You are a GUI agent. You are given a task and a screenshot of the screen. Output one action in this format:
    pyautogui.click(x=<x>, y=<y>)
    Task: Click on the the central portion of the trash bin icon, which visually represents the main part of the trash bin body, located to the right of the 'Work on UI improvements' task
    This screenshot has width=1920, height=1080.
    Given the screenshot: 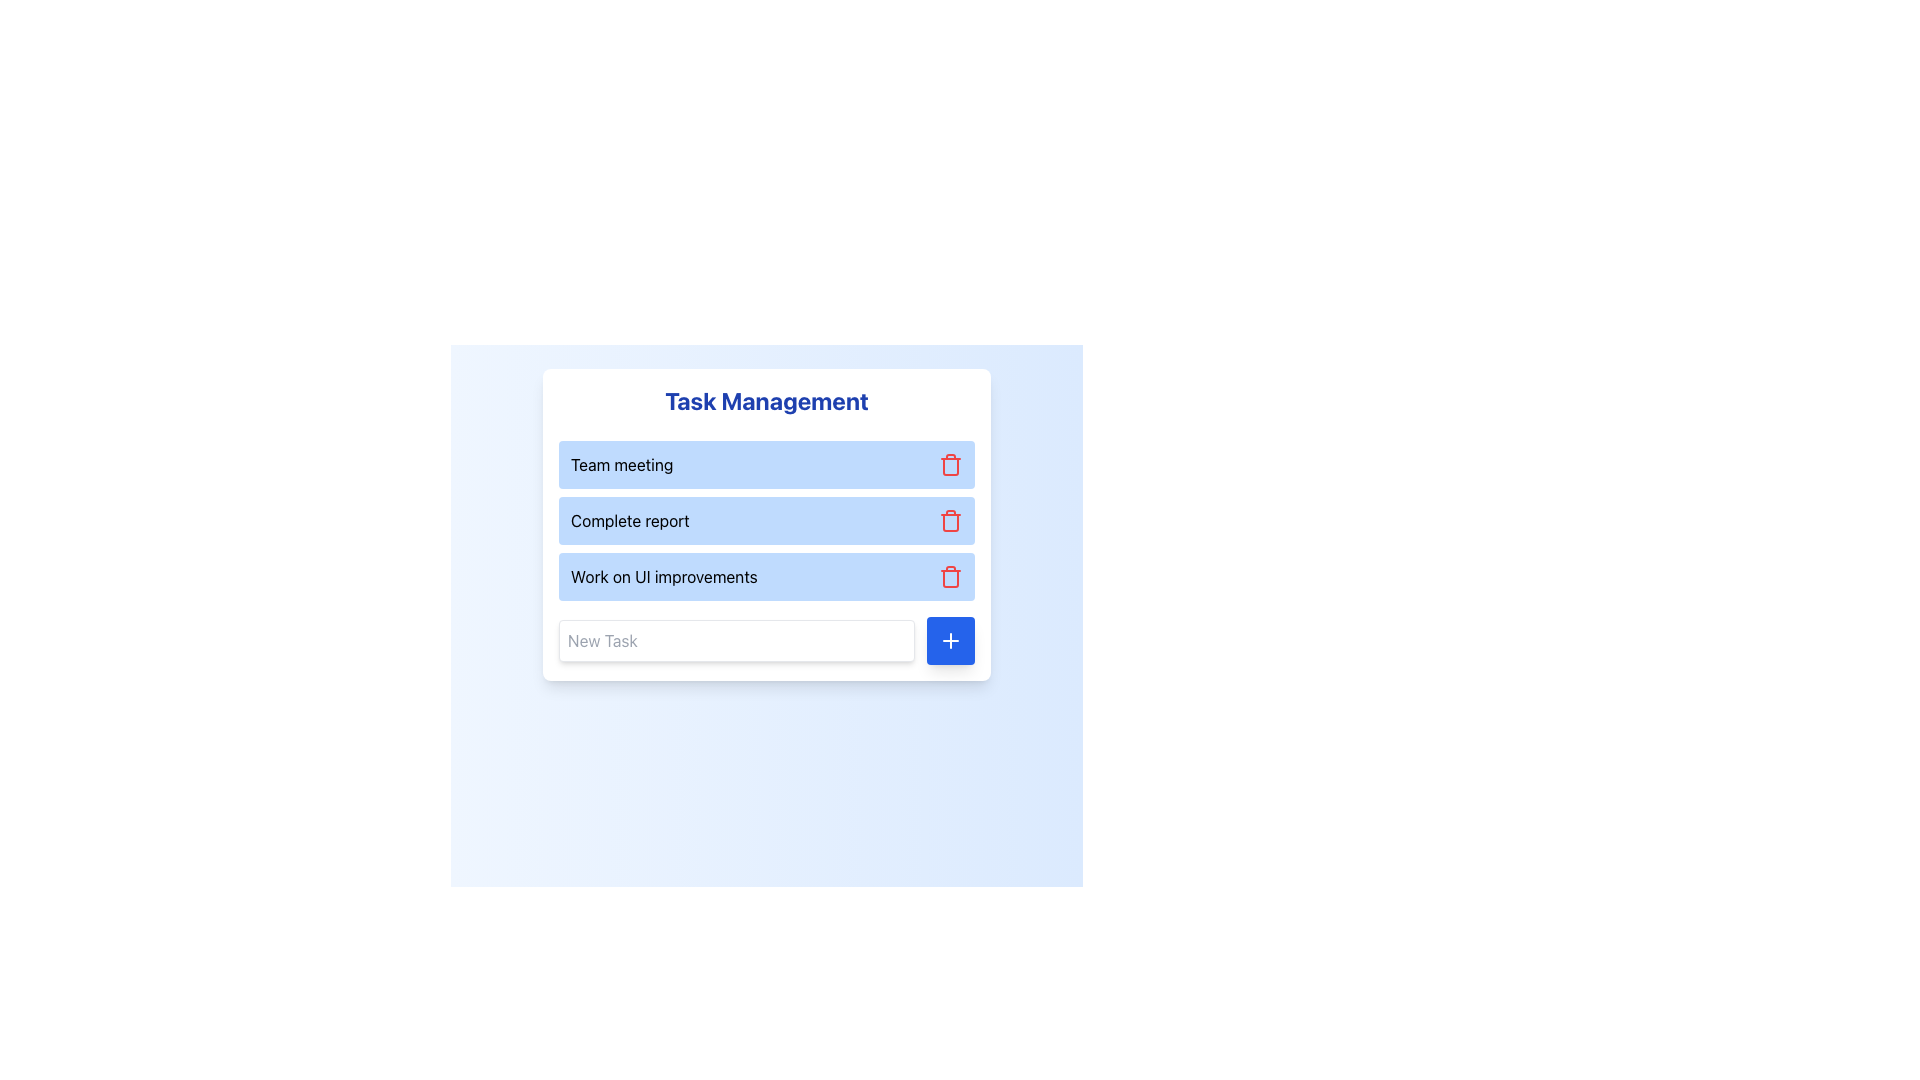 What is the action you would take?
    pyautogui.click(x=949, y=578)
    